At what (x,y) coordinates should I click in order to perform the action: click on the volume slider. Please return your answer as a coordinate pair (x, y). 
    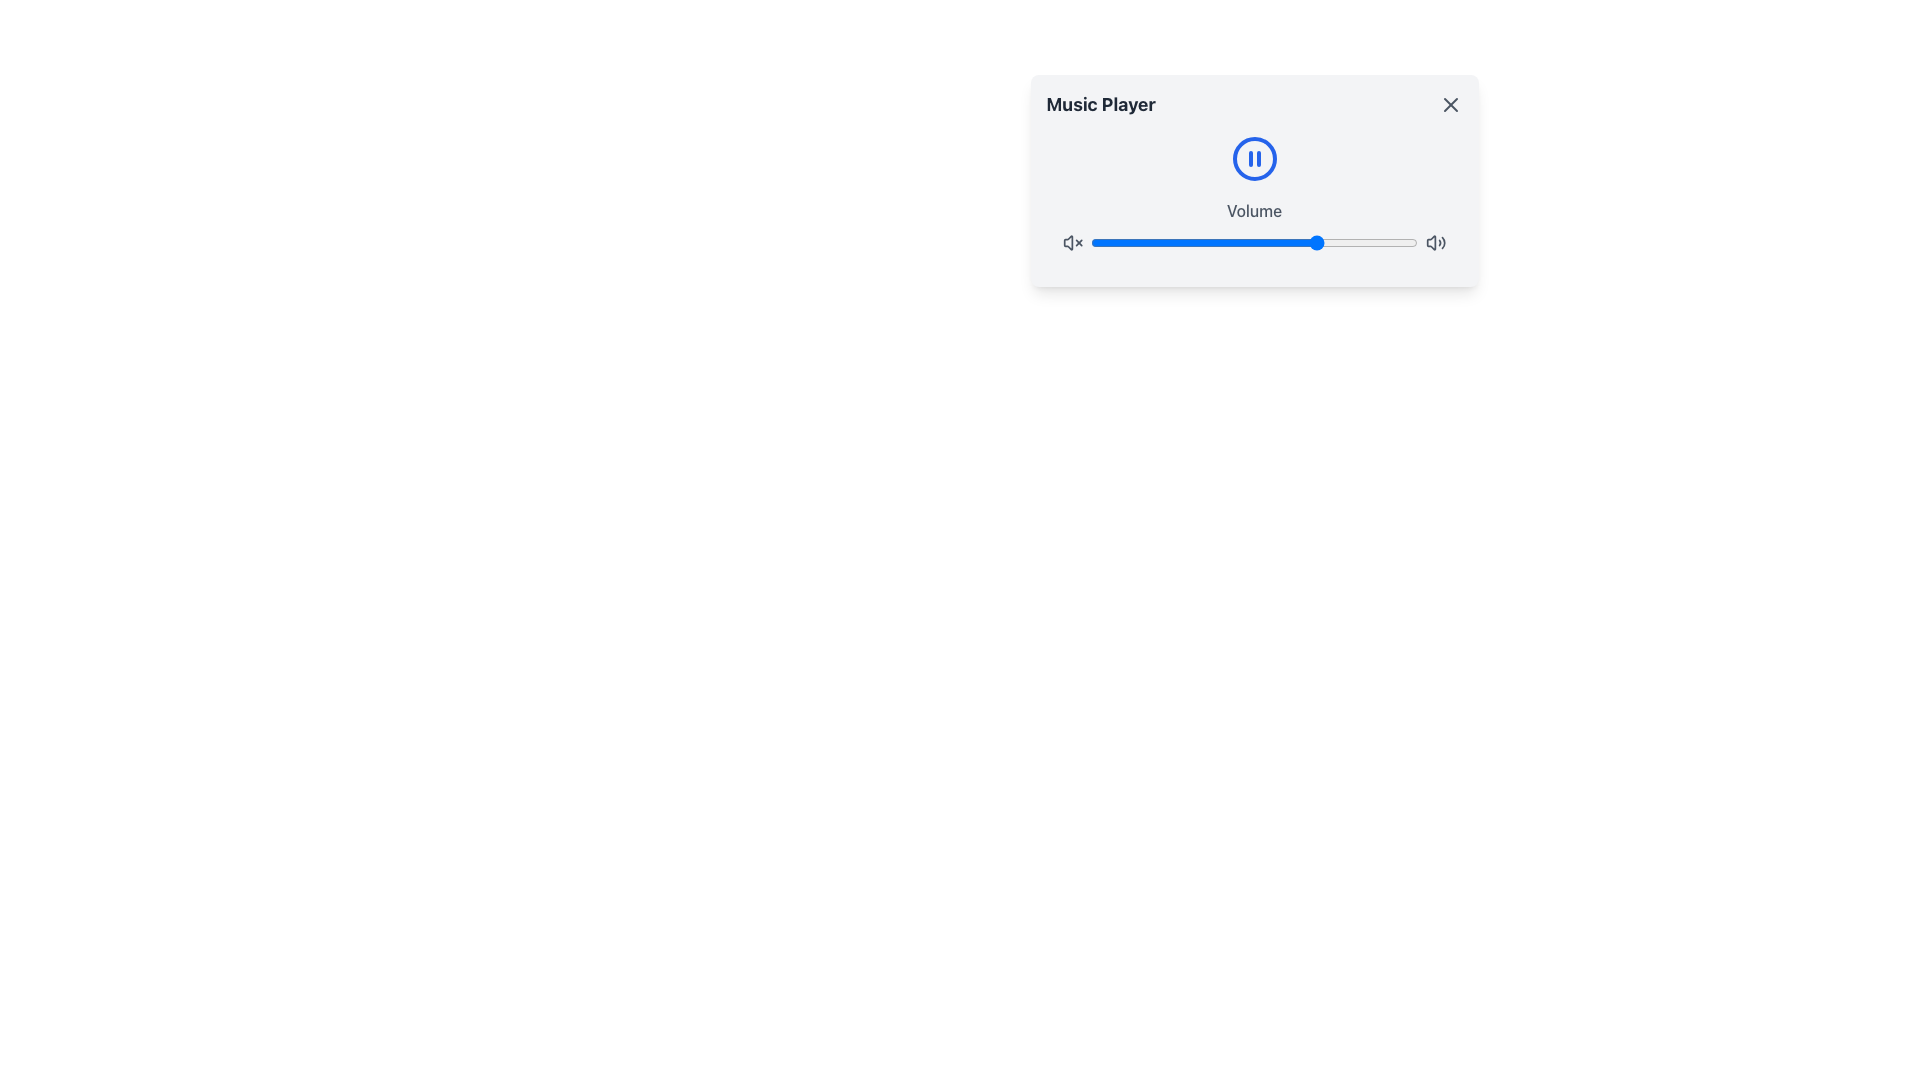
    Looking at the image, I should click on (1290, 242).